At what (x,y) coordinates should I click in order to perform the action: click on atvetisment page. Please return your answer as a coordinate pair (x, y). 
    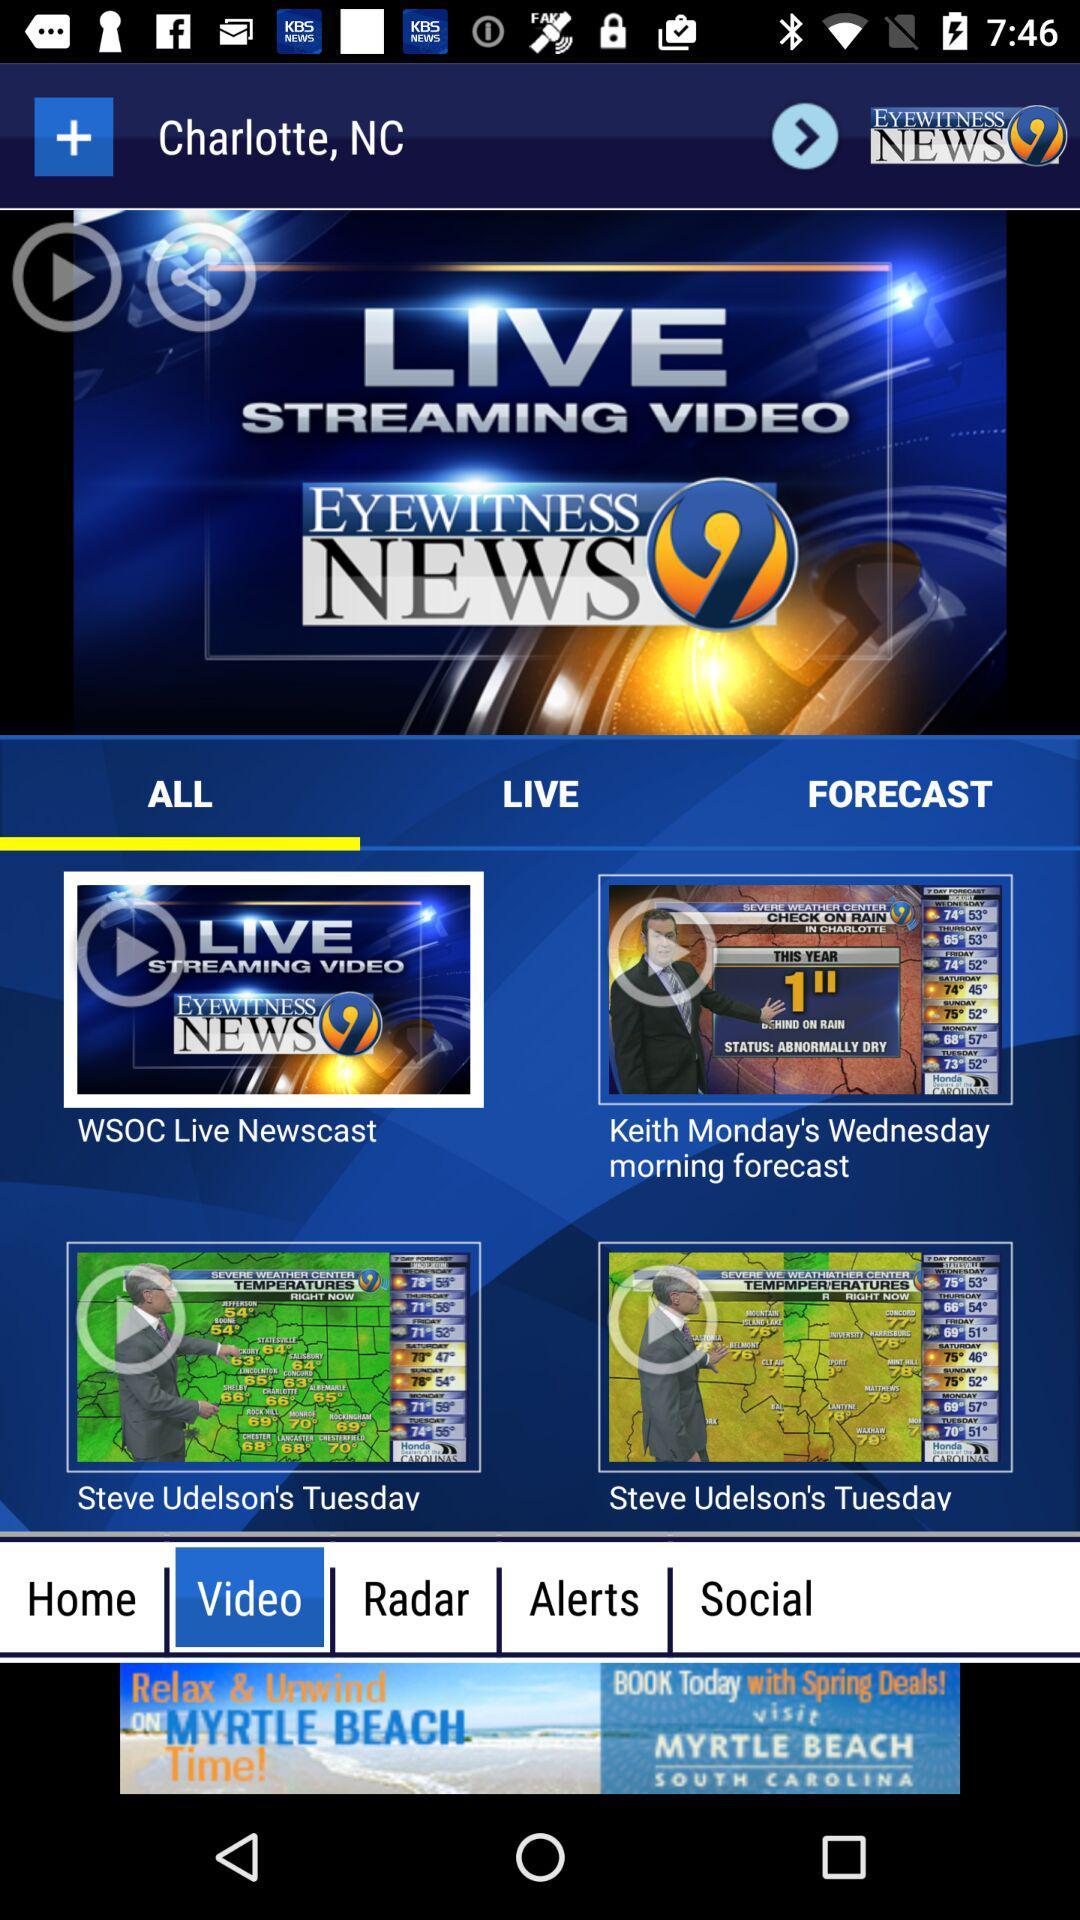
    Looking at the image, I should click on (540, 1727).